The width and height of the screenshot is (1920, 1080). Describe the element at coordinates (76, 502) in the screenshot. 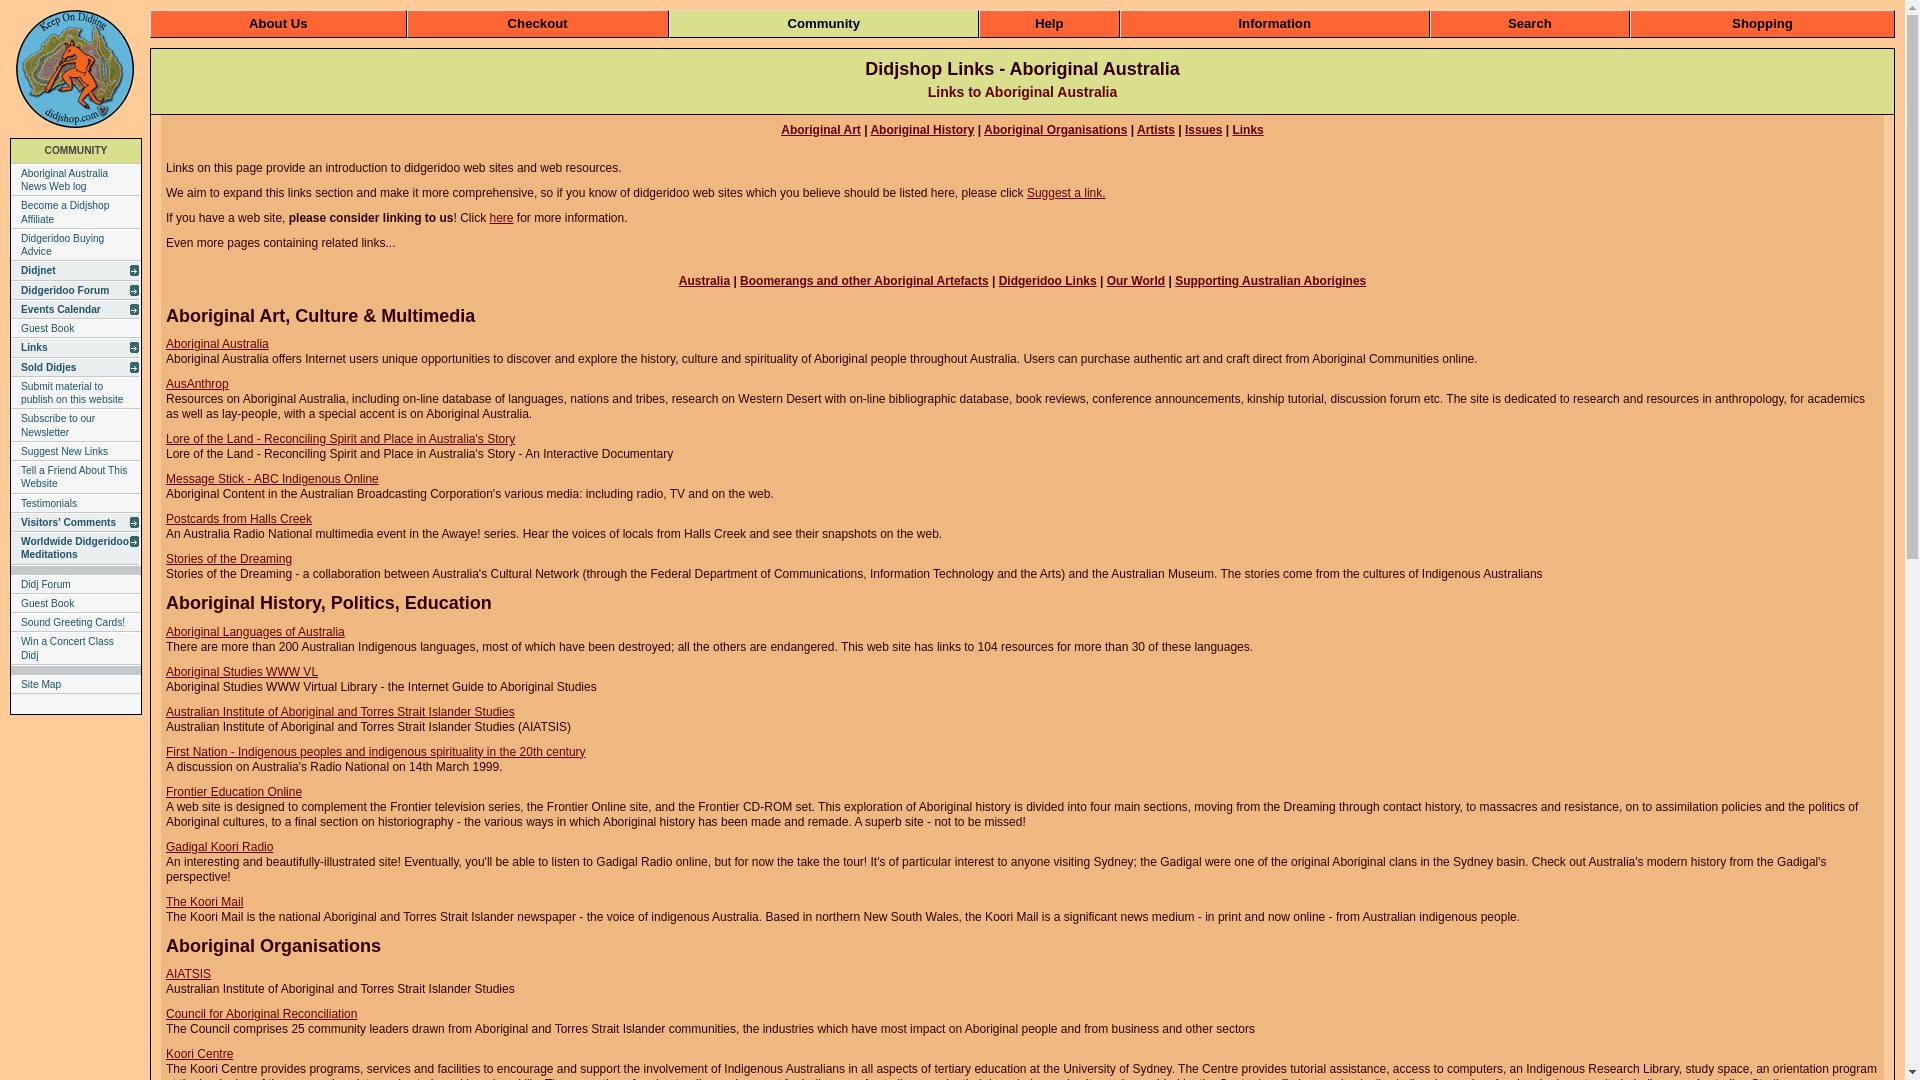

I see `'Testimonials'` at that location.